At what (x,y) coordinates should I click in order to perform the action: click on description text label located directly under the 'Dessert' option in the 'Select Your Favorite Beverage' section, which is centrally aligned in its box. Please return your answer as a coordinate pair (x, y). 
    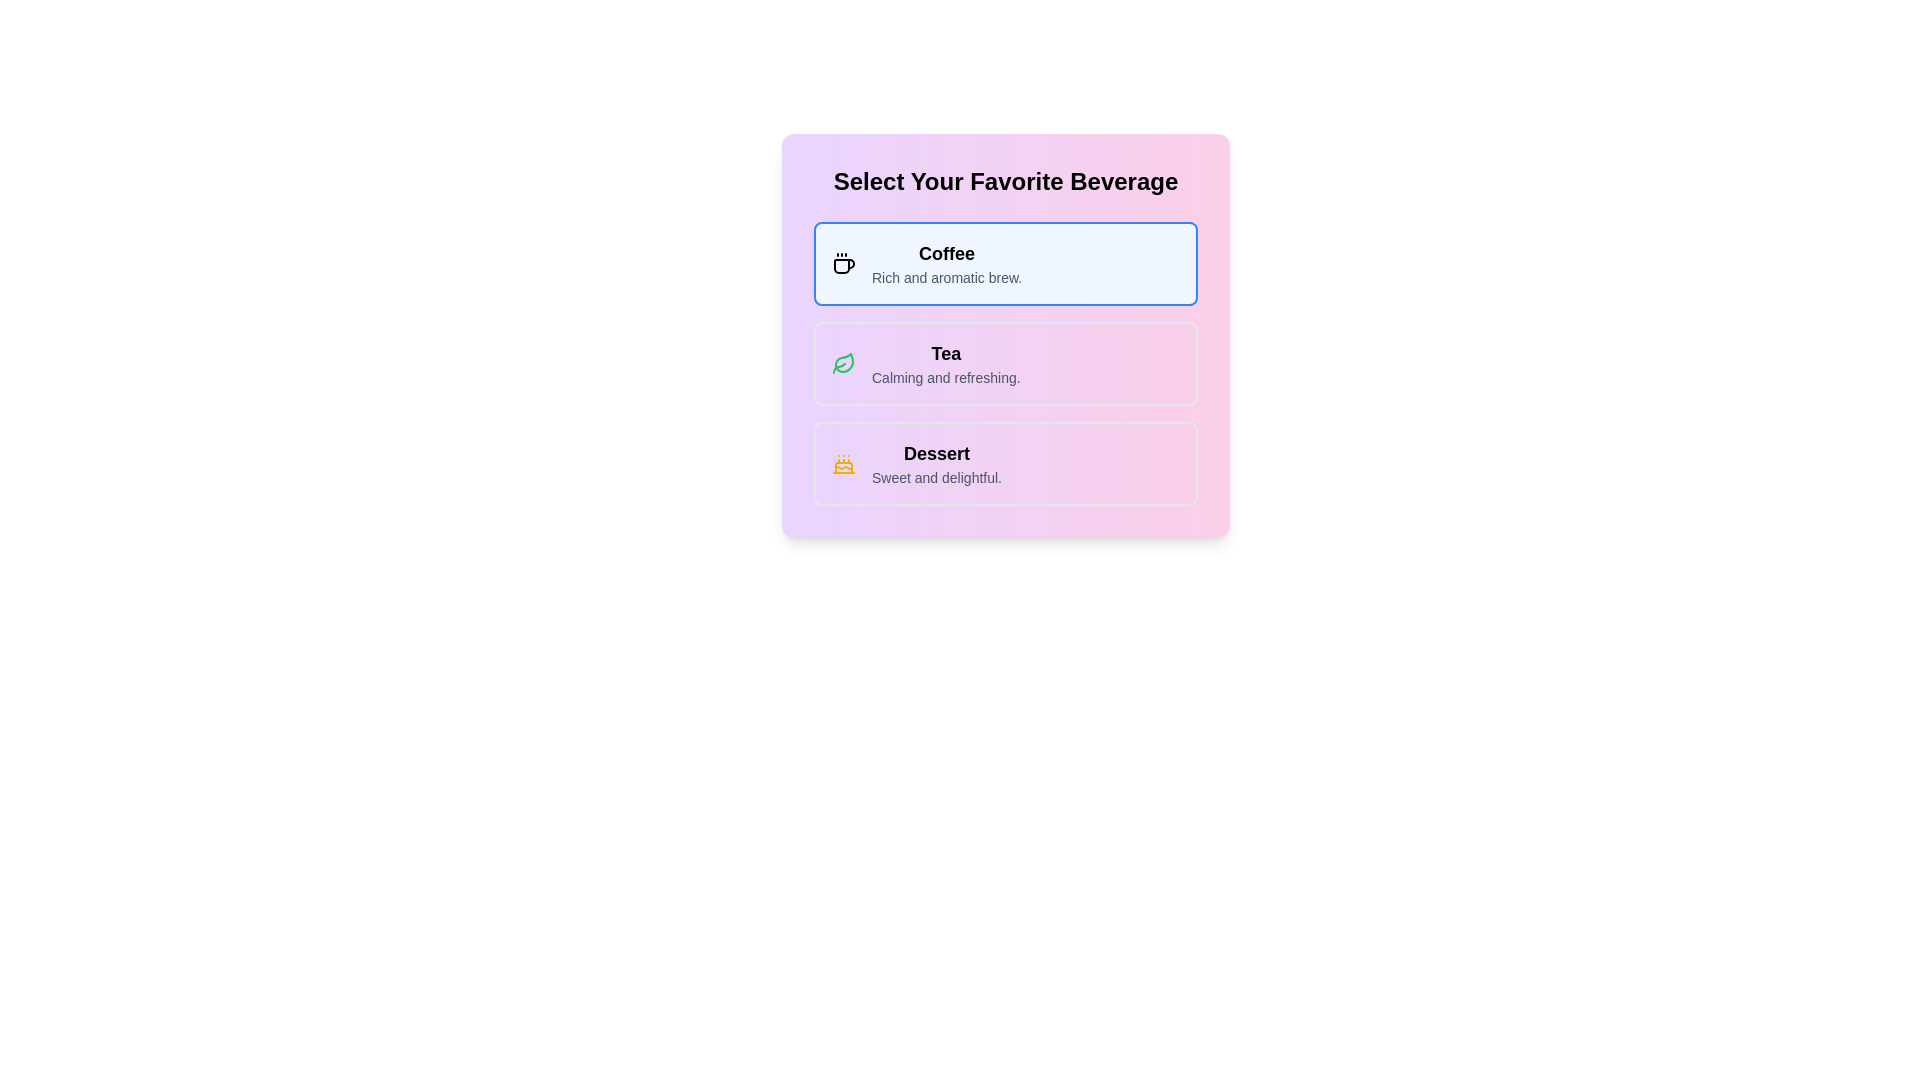
    Looking at the image, I should click on (935, 478).